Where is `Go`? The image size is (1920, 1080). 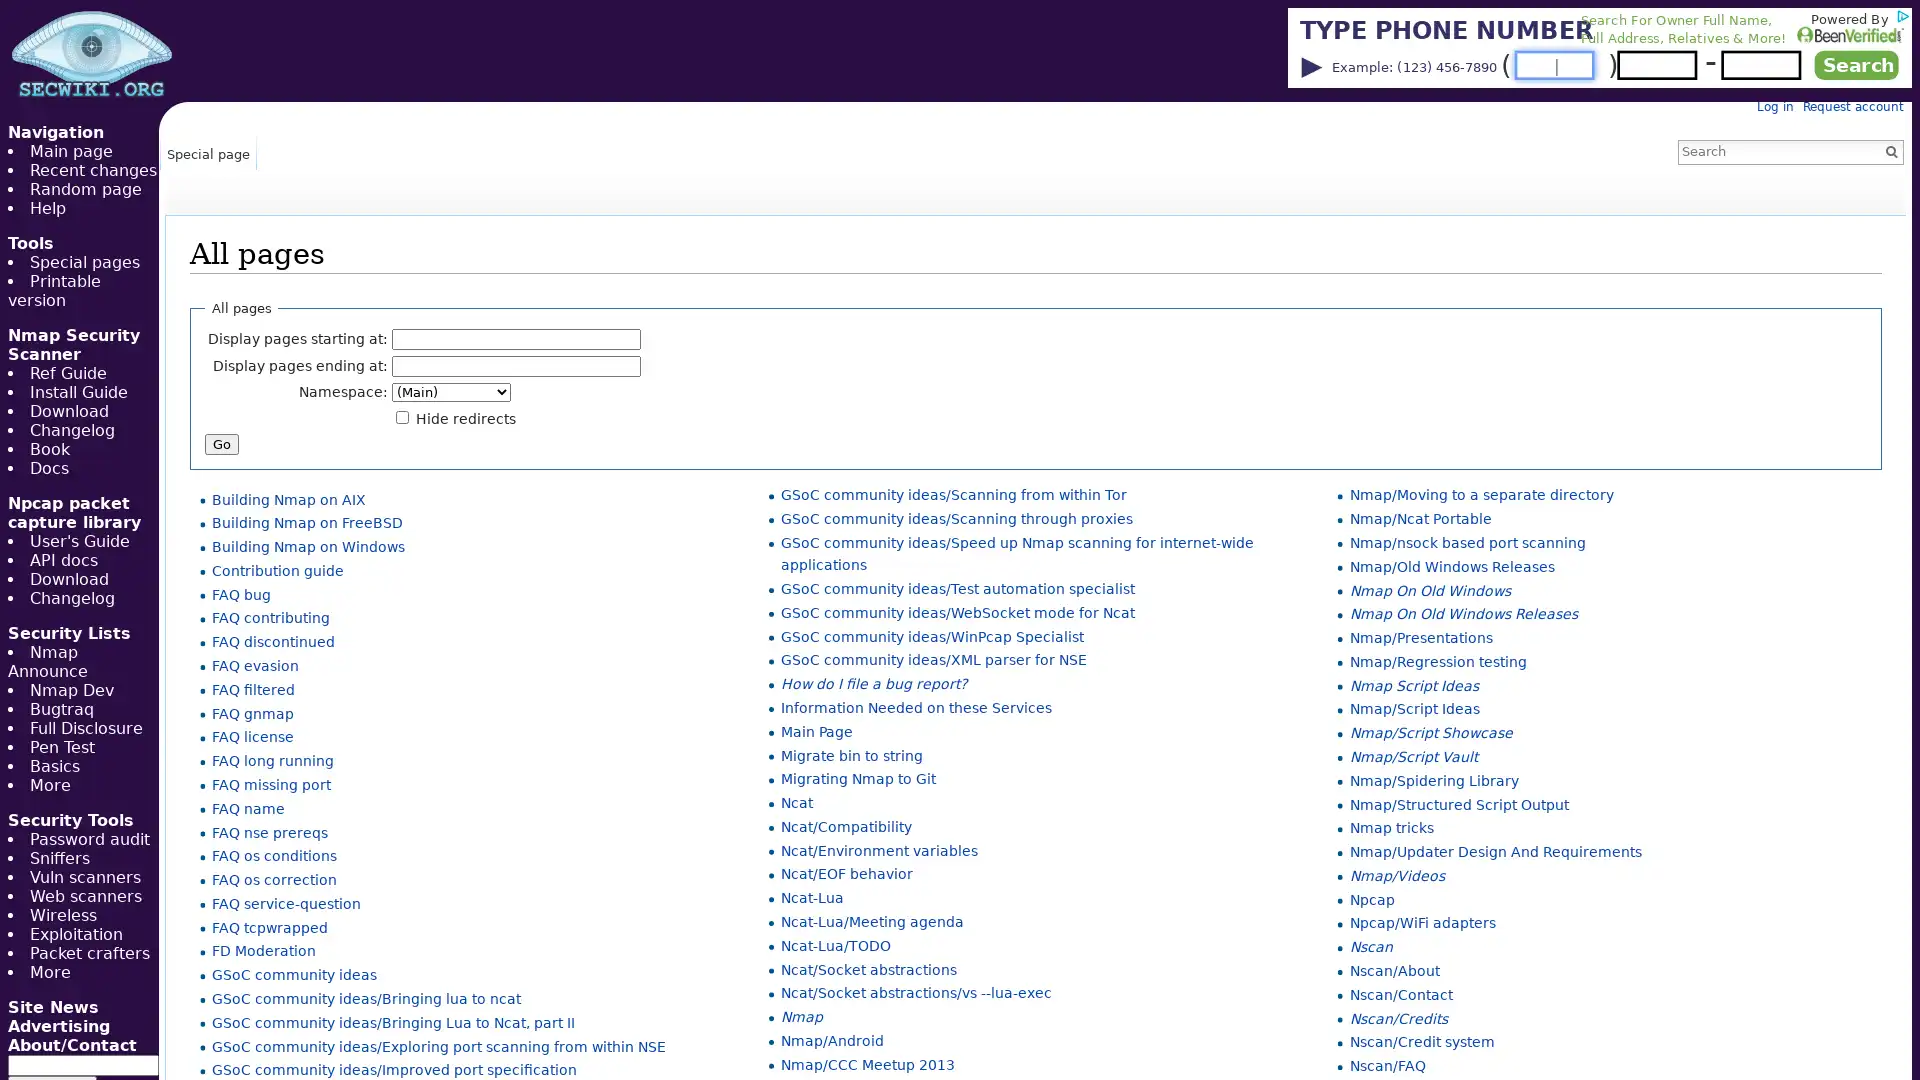 Go is located at coordinates (221, 442).